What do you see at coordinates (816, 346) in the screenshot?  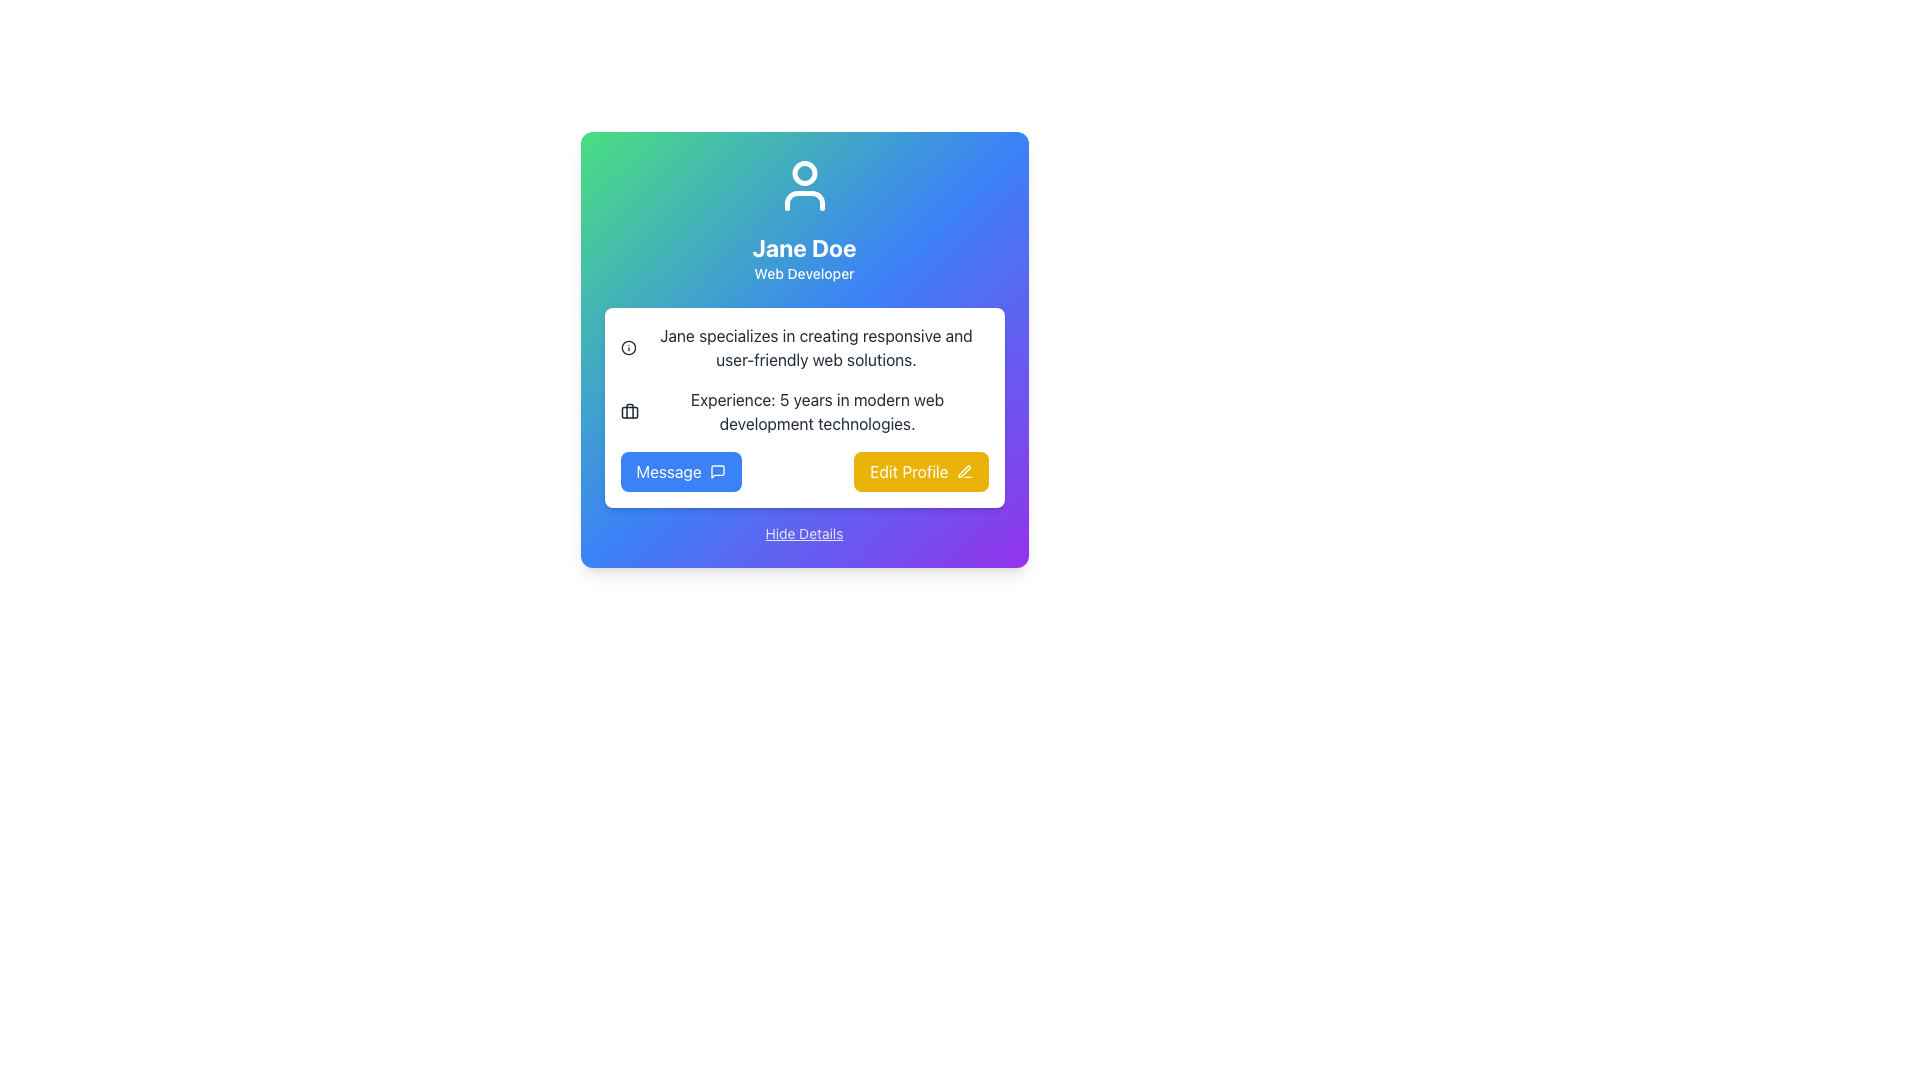 I see `the Text Display element that provides information about Jane's professional focus and skills, located beneath her name 'Jane Doe' and title 'Web Developer'` at bounding box center [816, 346].